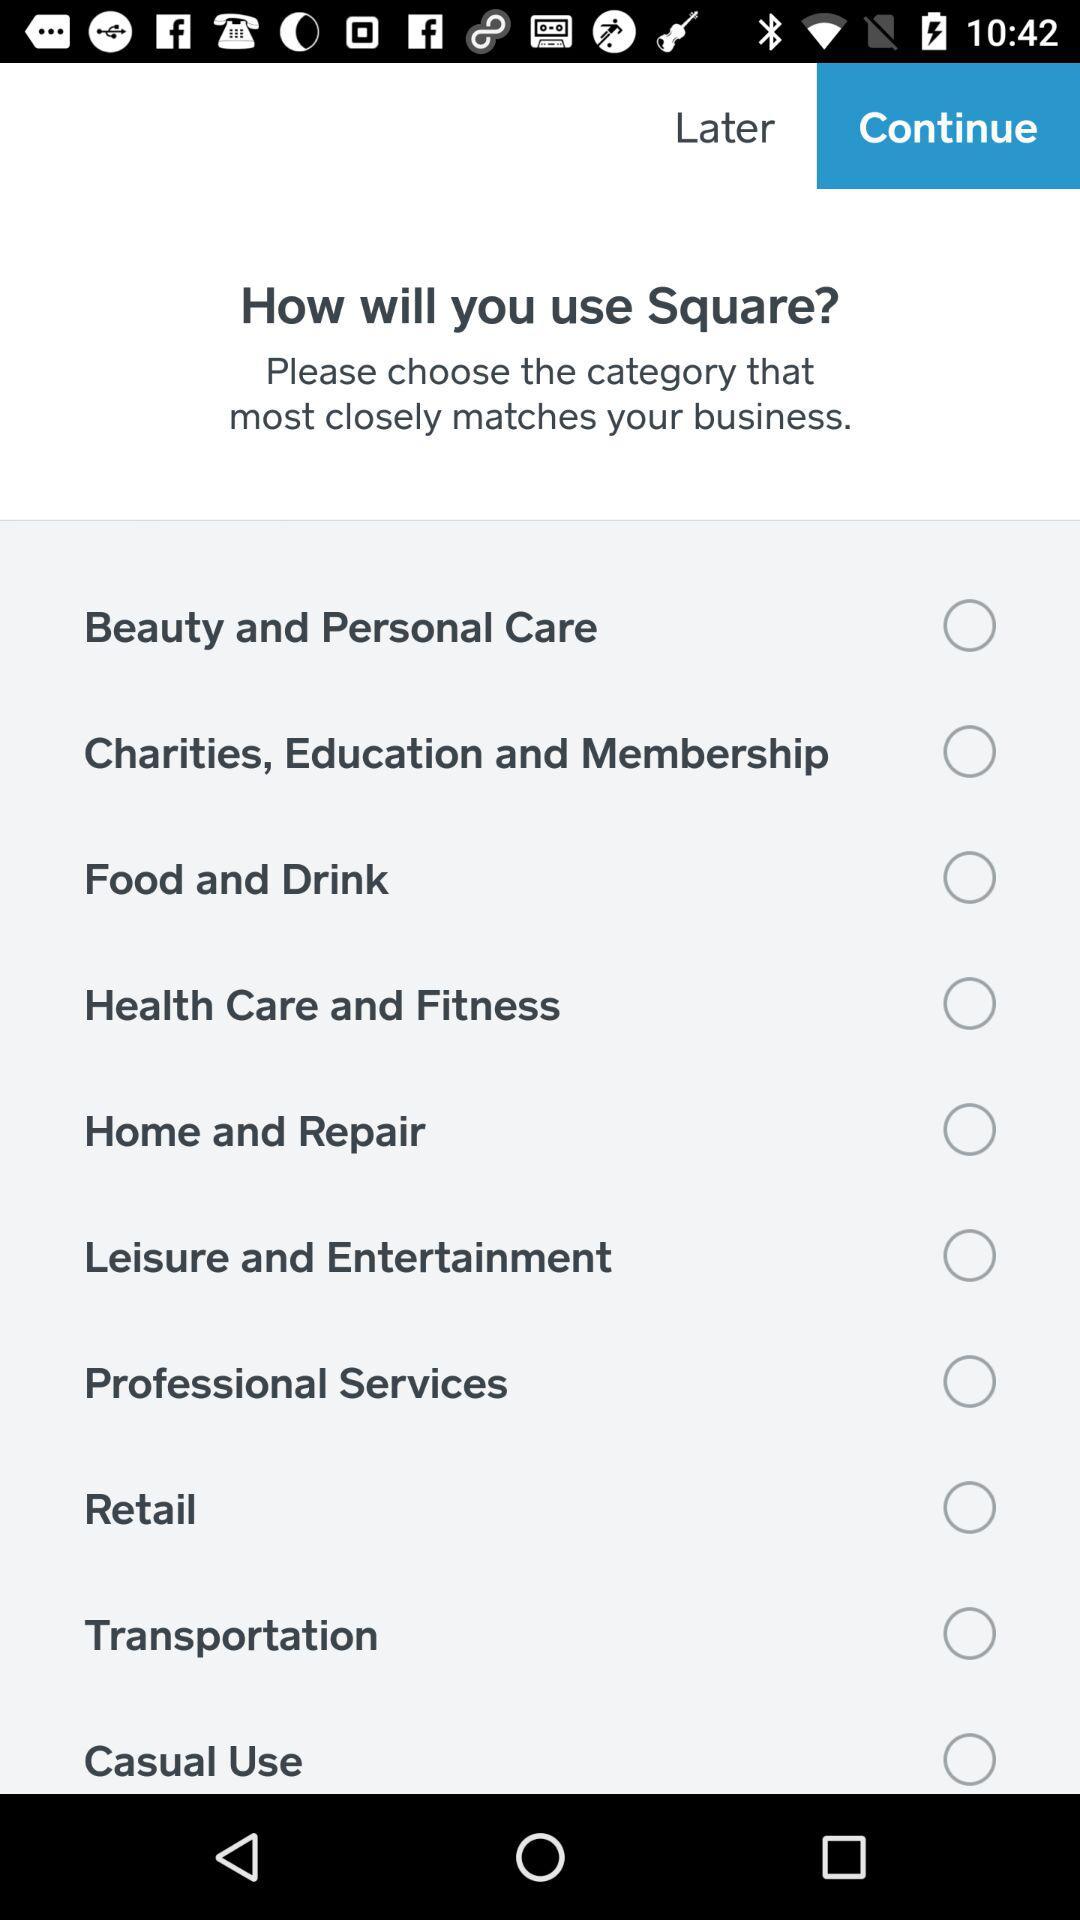 The height and width of the screenshot is (1920, 1080). Describe the element at coordinates (540, 877) in the screenshot. I see `icon below charities education and icon` at that location.